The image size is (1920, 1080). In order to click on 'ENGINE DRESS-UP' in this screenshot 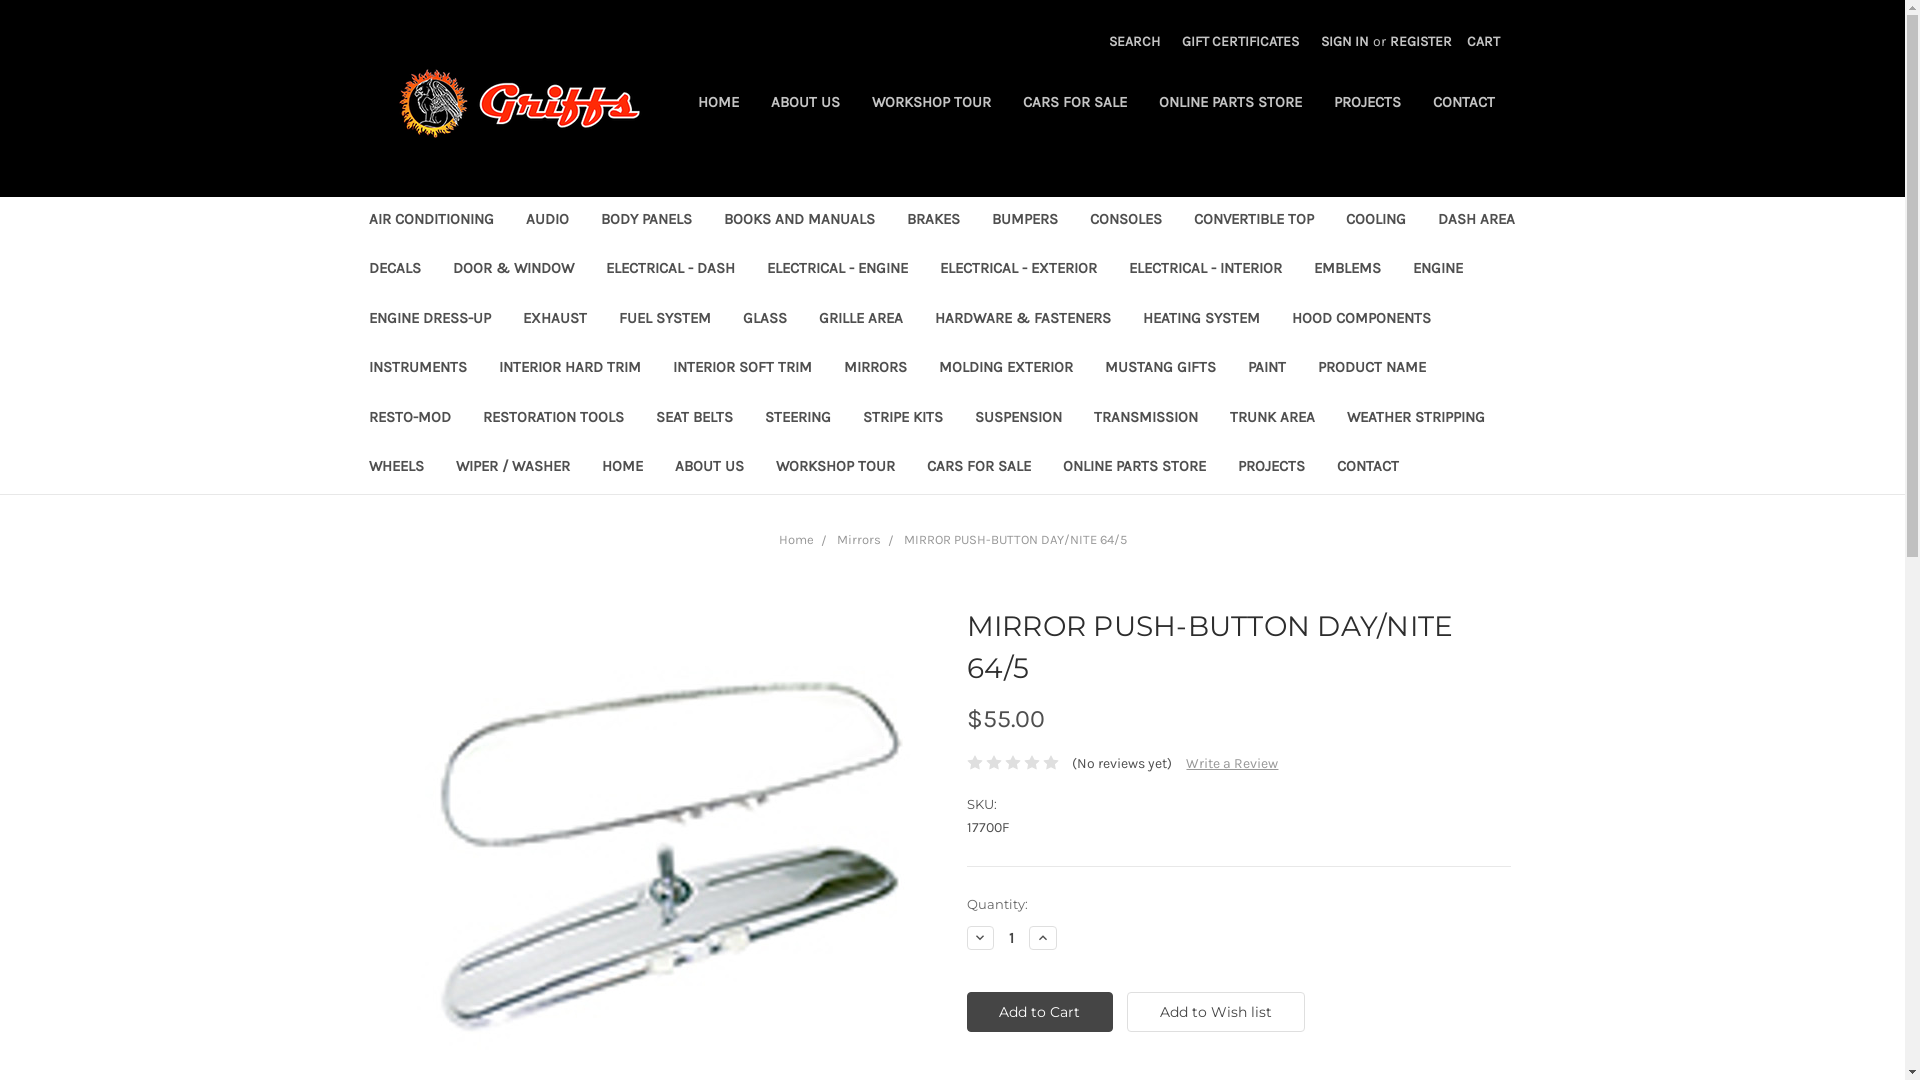, I will do `click(427, 319)`.